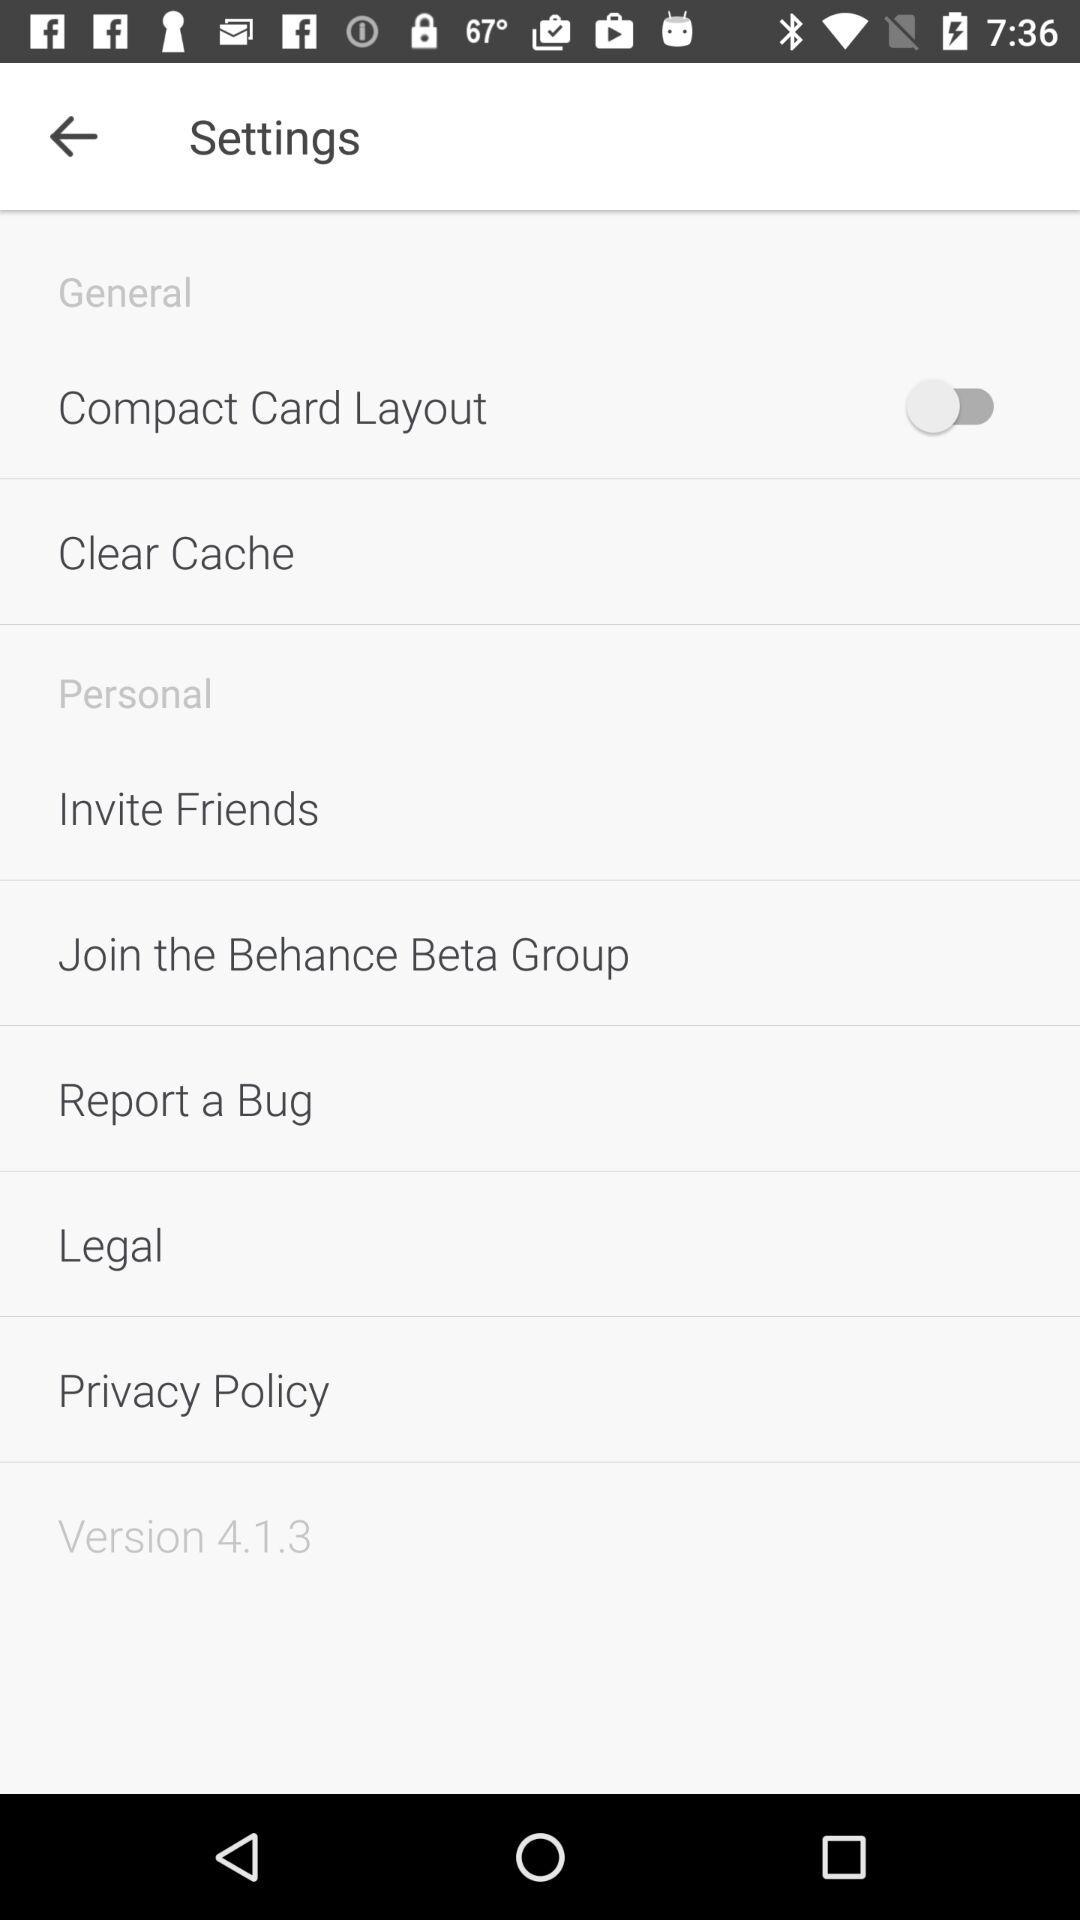 This screenshot has height=1920, width=1080. Describe the element at coordinates (959, 405) in the screenshot. I see `the icon to the right of the compact card layout` at that location.